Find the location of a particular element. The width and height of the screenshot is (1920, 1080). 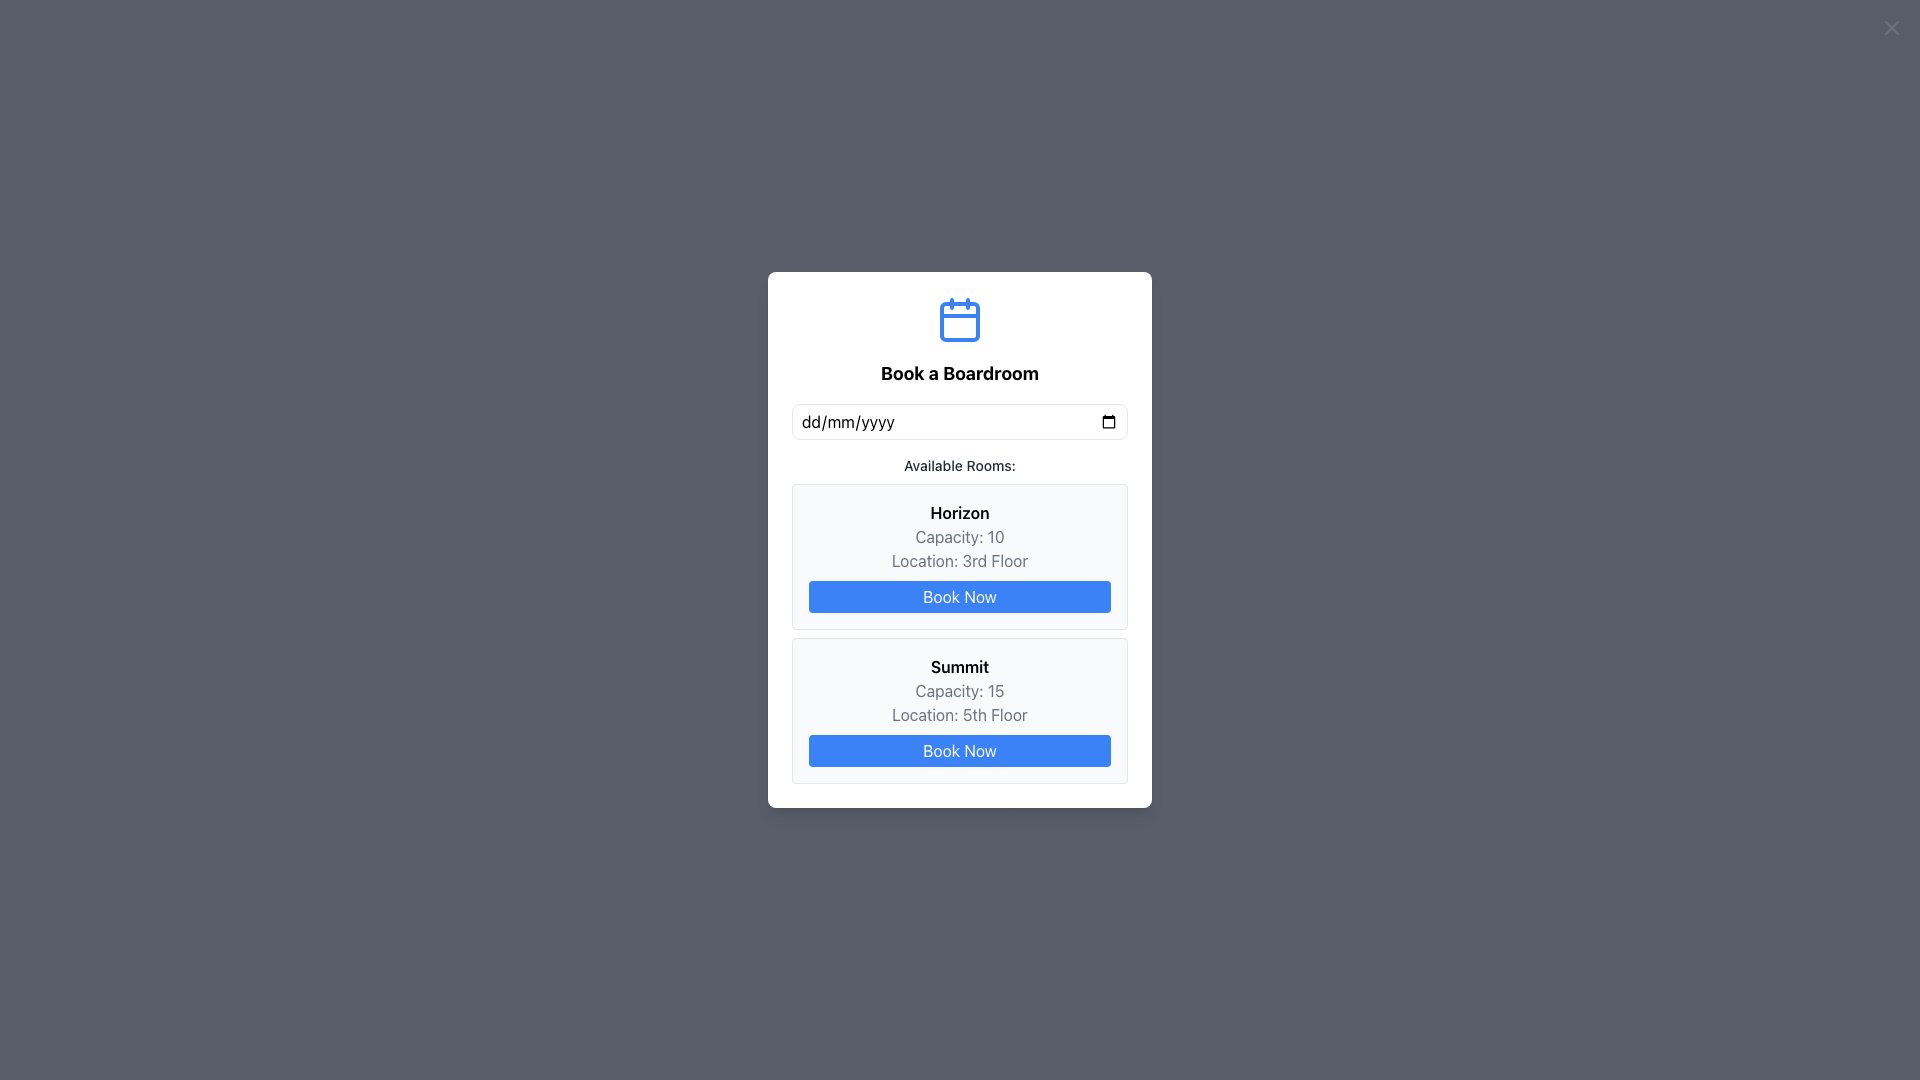

the text label displaying the seating capacity for the room named 'Horizon', which is located below the title 'Horizon' and above 'Location: 3rd Floor' is located at coordinates (960, 535).